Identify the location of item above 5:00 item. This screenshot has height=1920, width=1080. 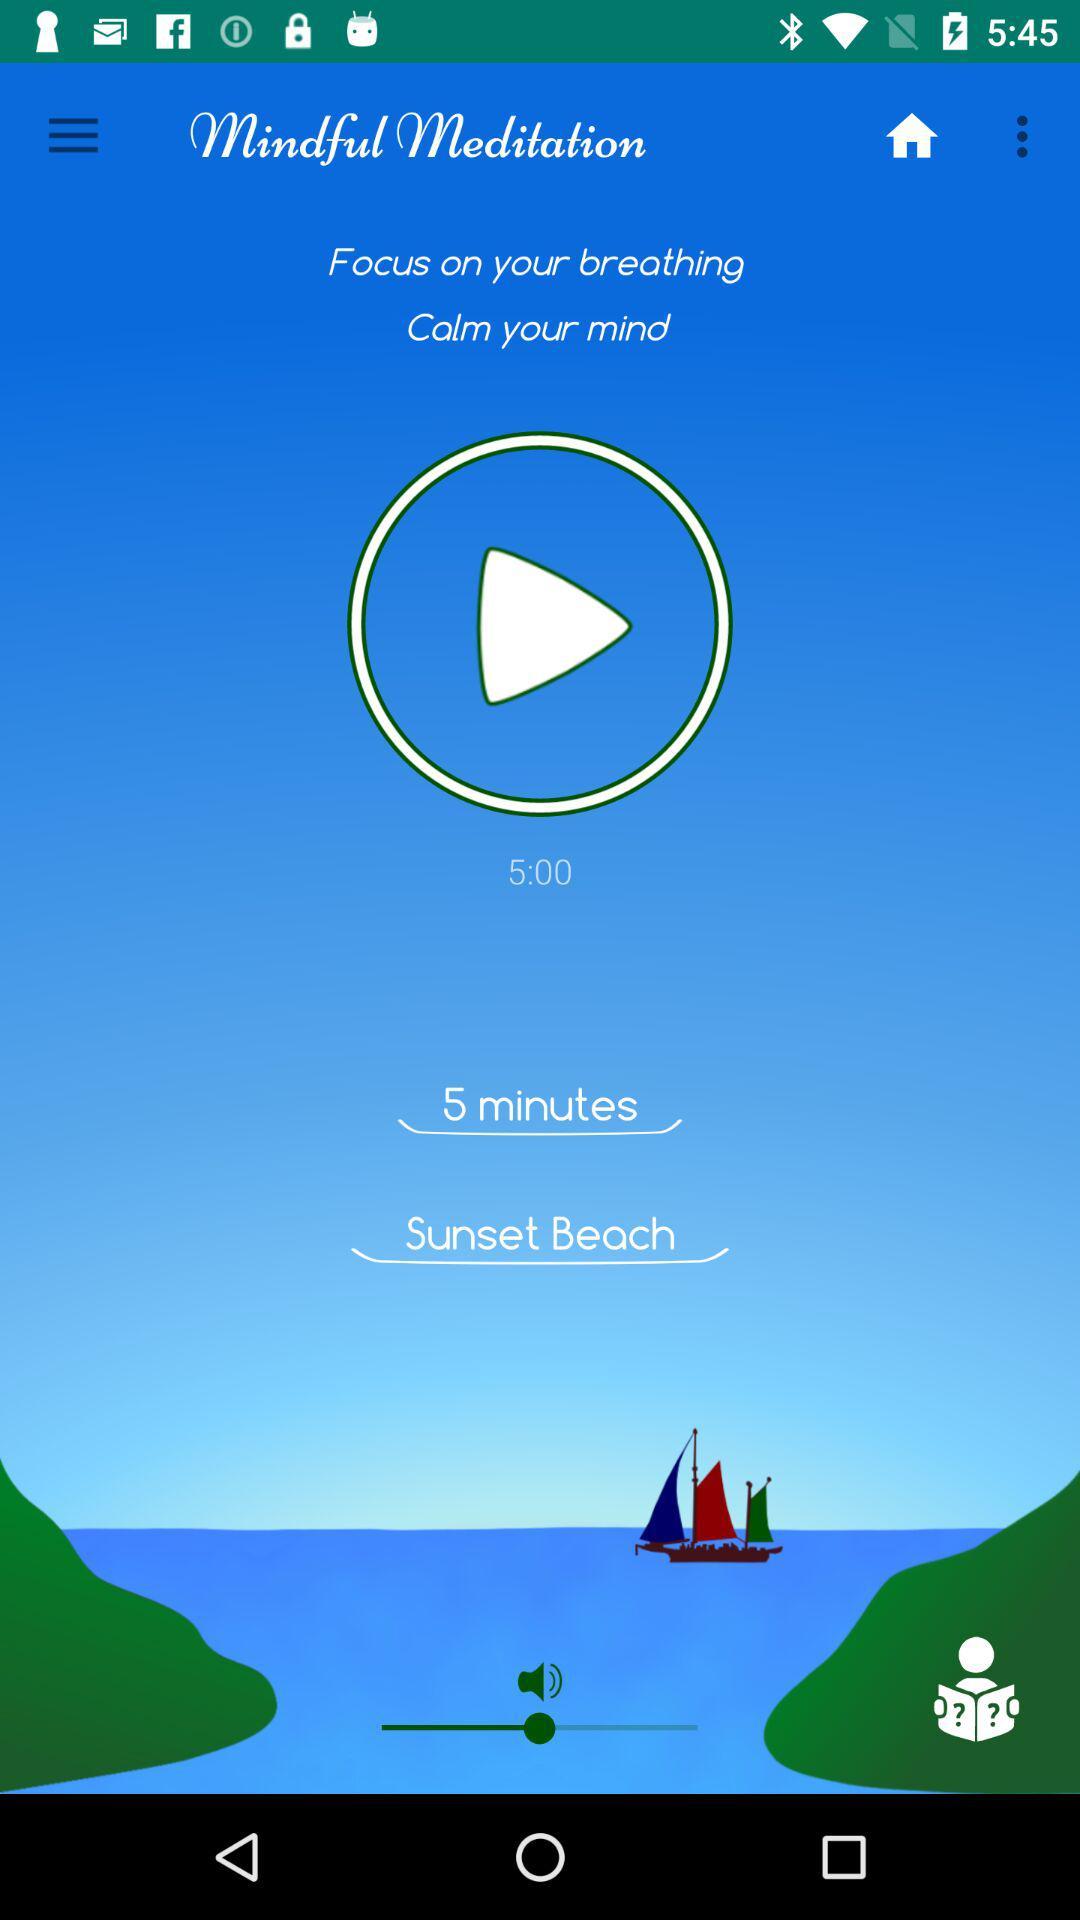
(540, 623).